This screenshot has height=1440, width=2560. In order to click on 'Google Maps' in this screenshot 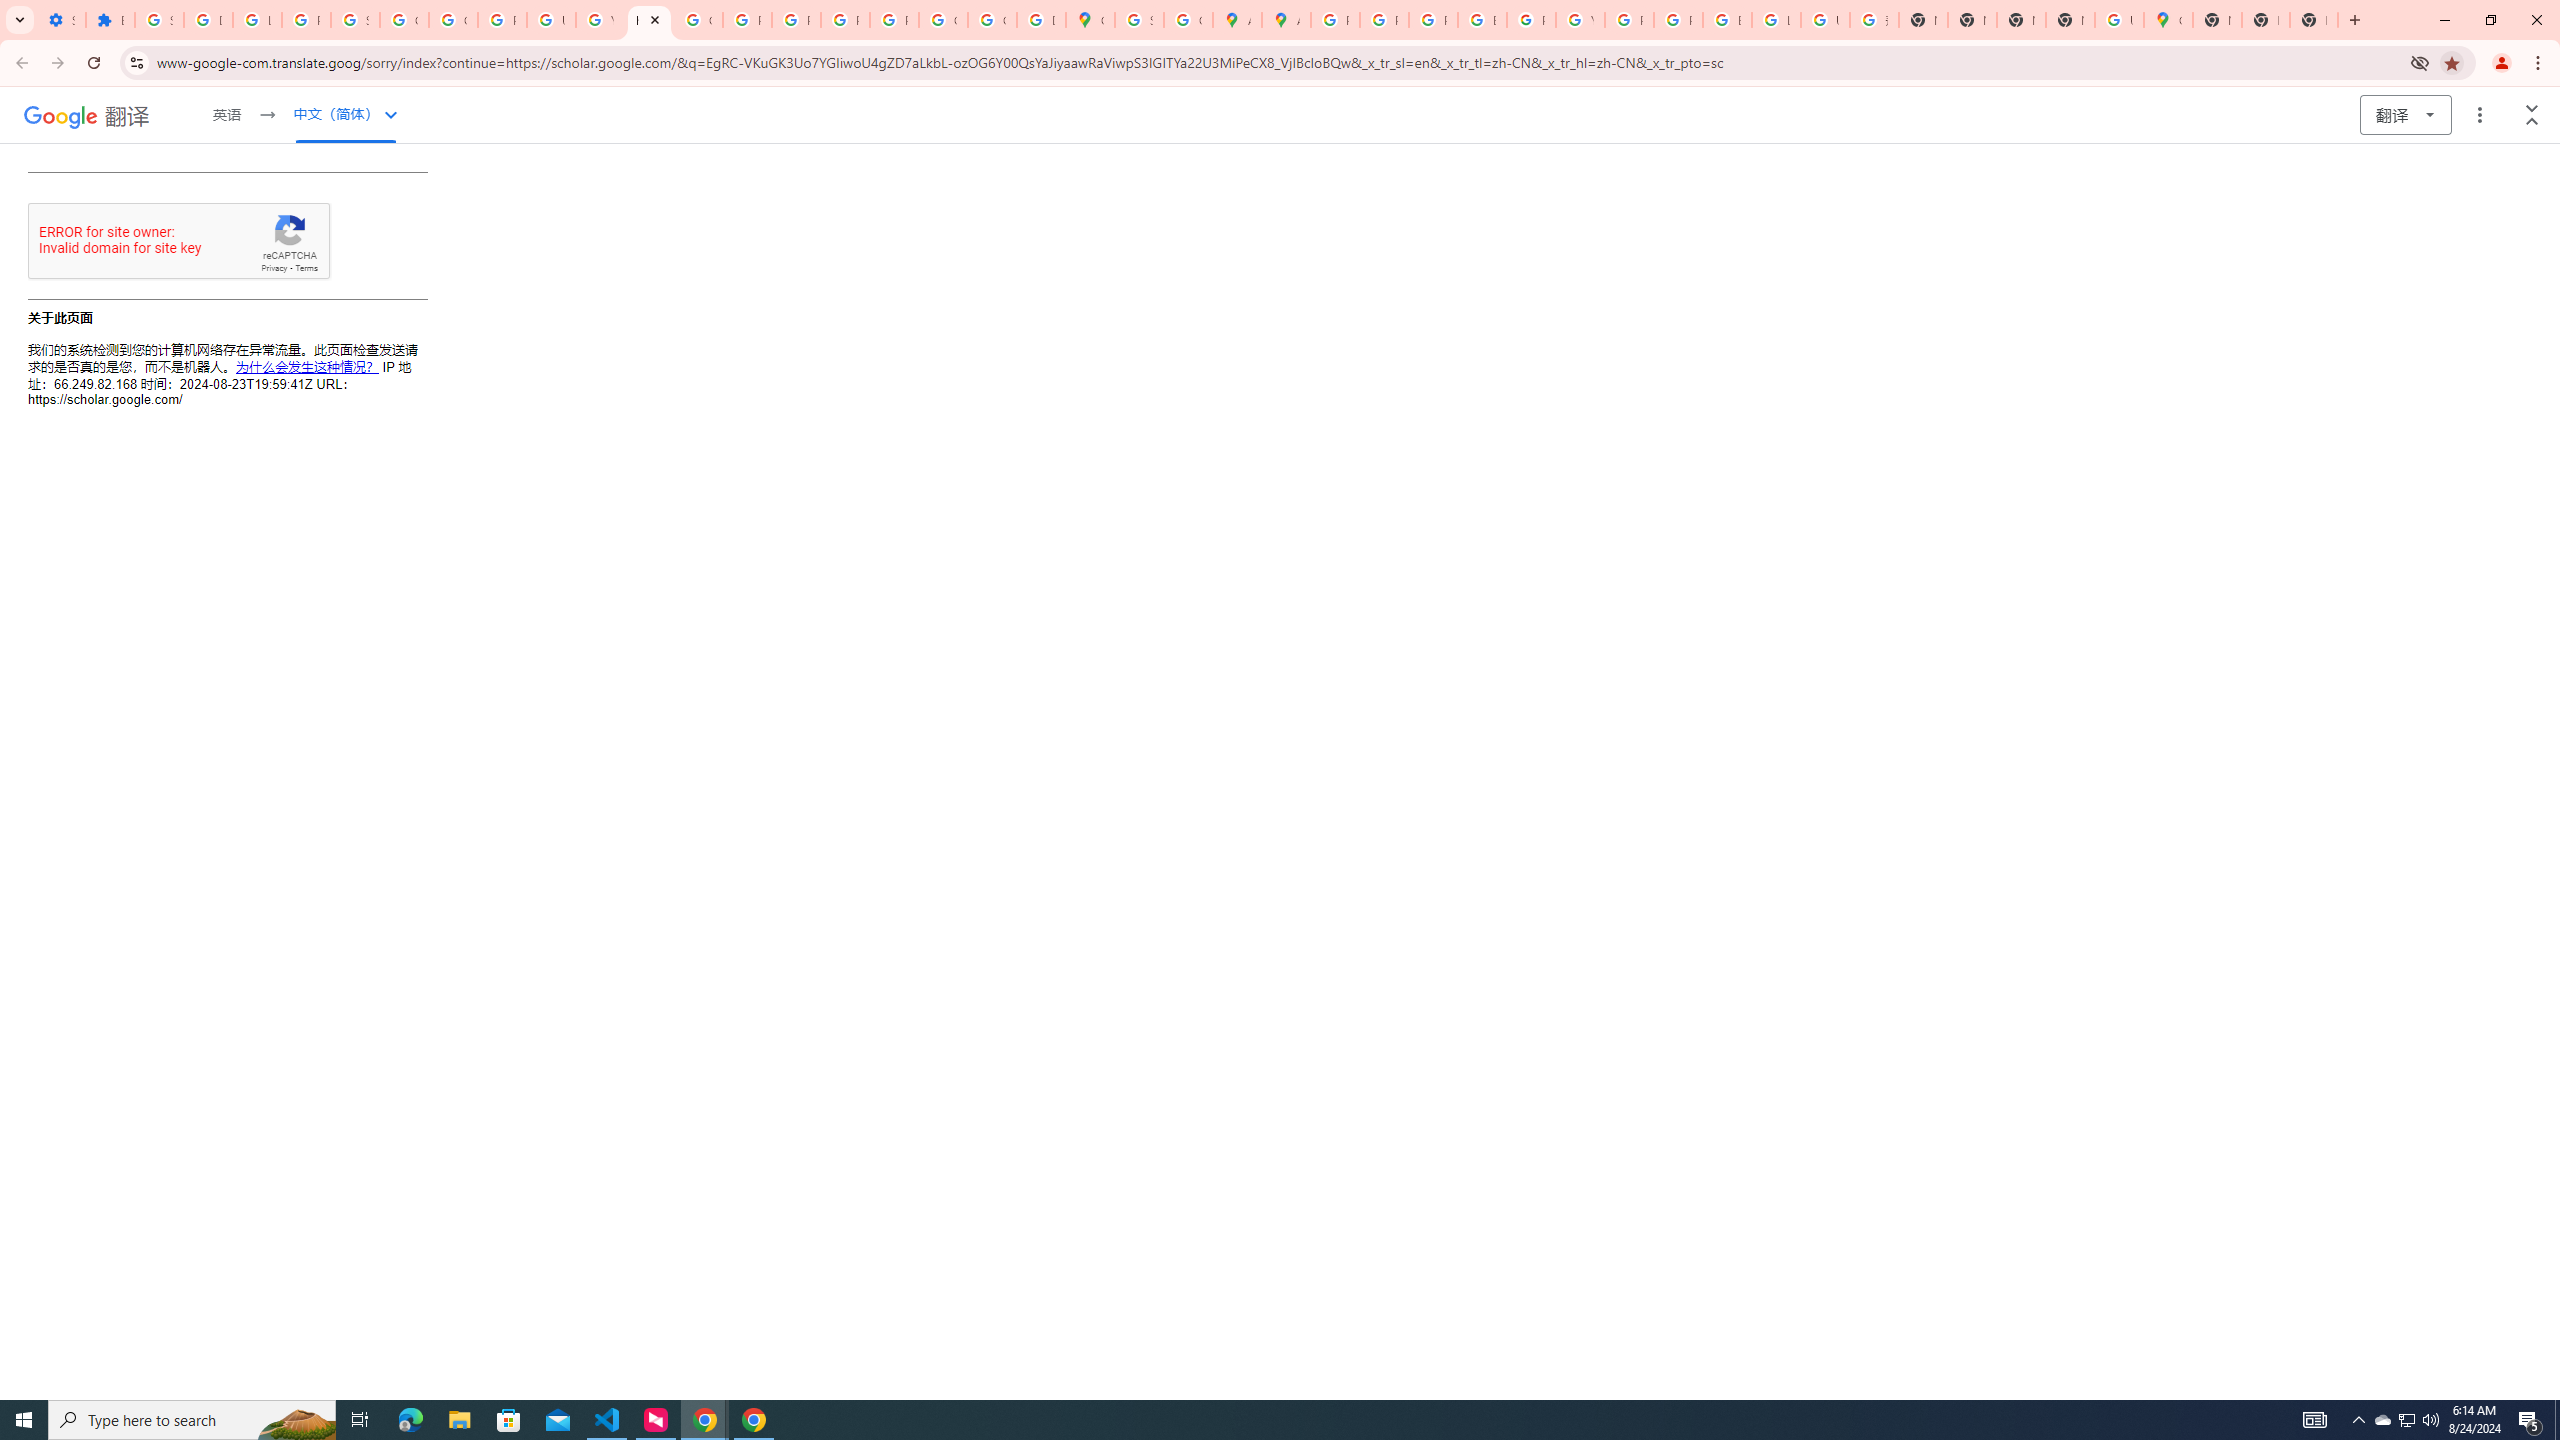, I will do `click(2168, 19)`.